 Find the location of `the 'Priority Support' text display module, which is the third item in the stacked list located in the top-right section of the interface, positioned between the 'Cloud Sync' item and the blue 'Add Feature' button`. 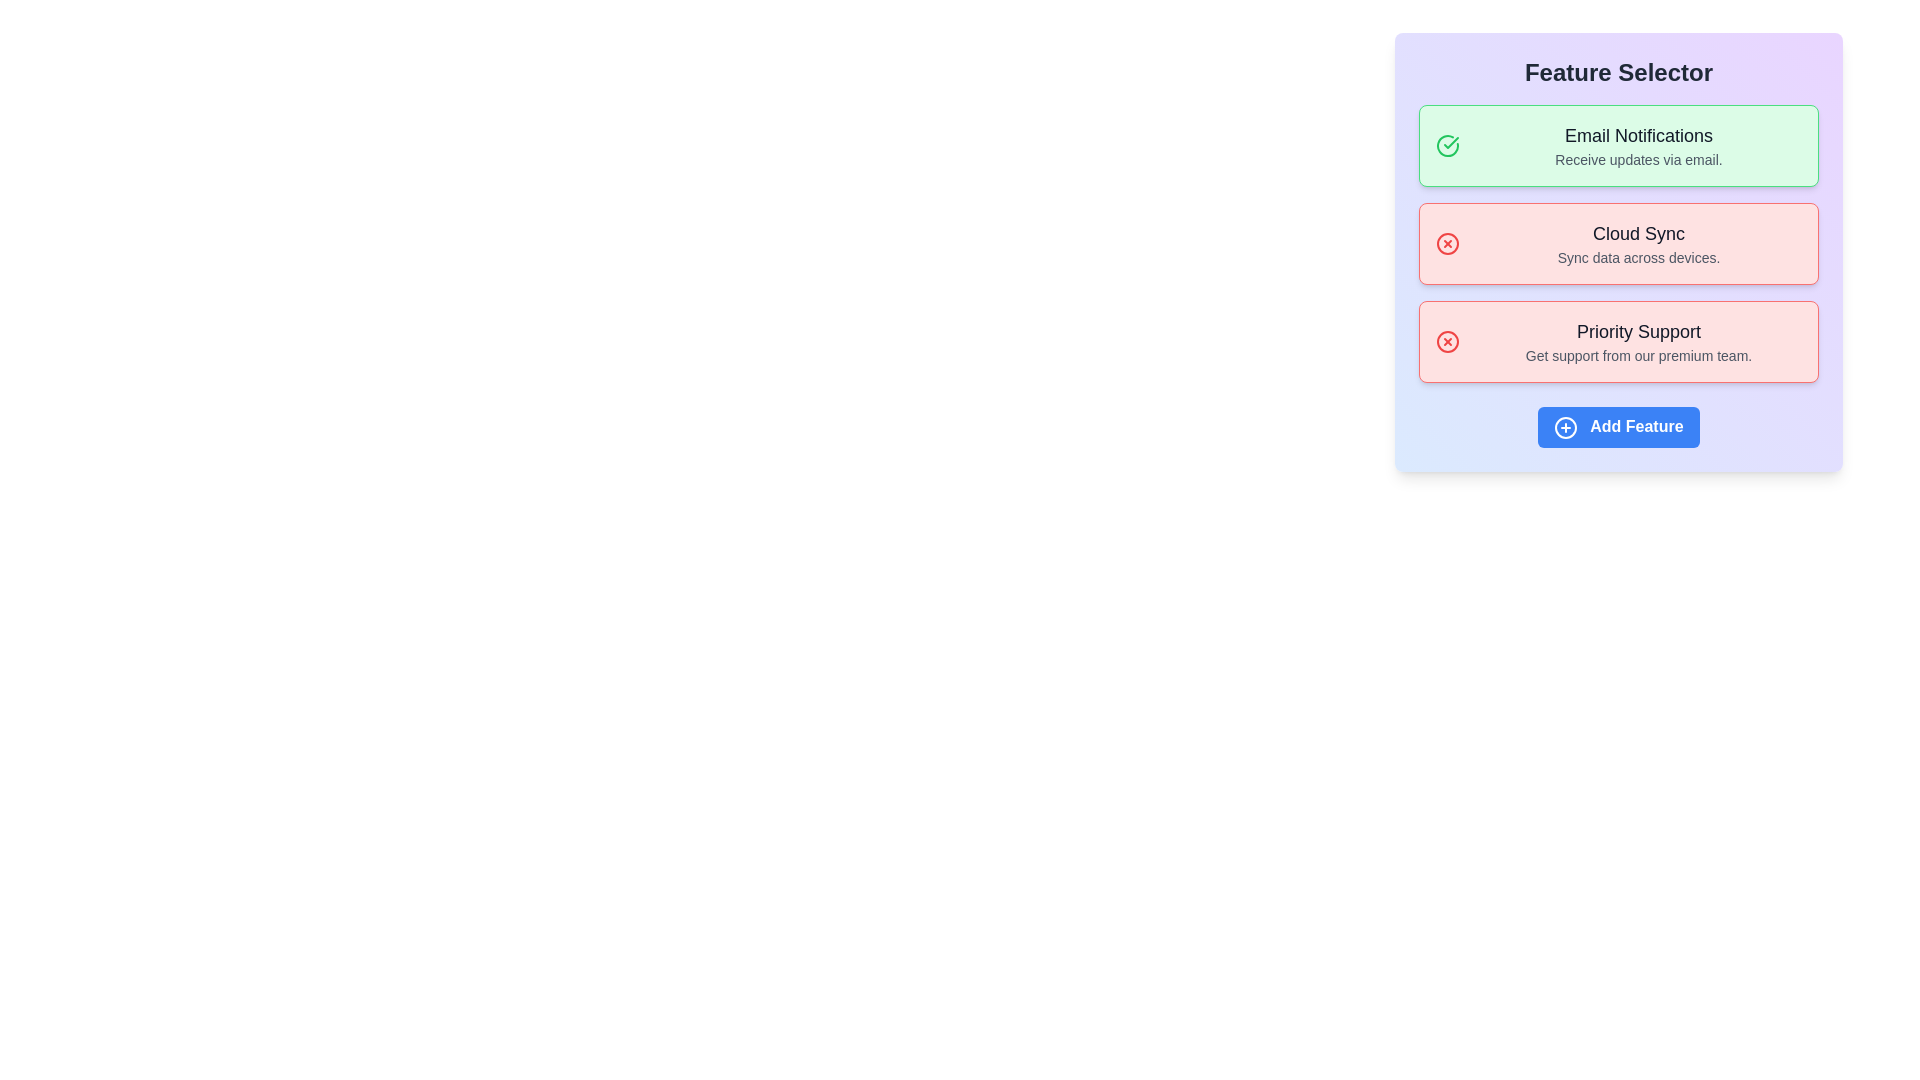

the 'Priority Support' text display module, which is the third item in the stacked list located in the top-right section of the interface, positioned between the 'Cloud Sync' item and the blue 'Add Feature' button is located at coordinates (1638, 341).